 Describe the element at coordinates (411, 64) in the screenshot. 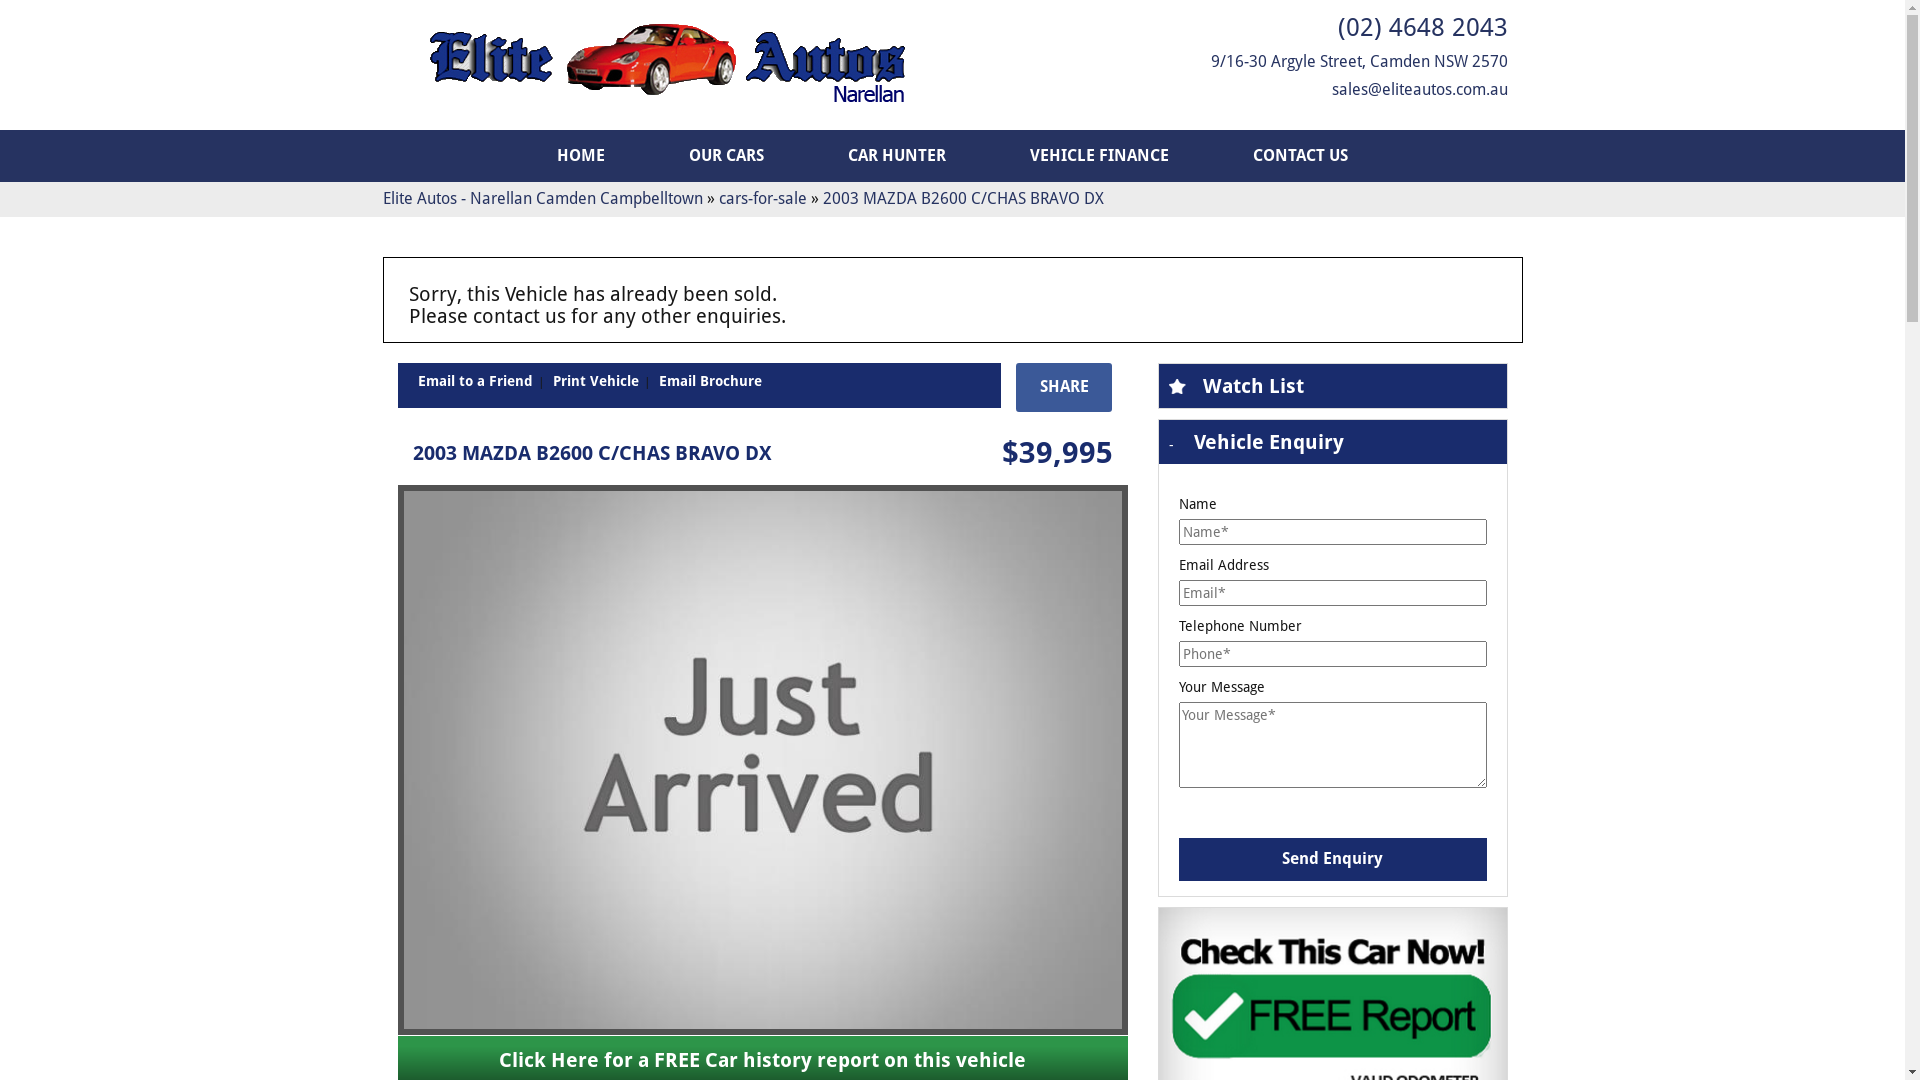

I see `'Elite Autos Narellan'` at that location.